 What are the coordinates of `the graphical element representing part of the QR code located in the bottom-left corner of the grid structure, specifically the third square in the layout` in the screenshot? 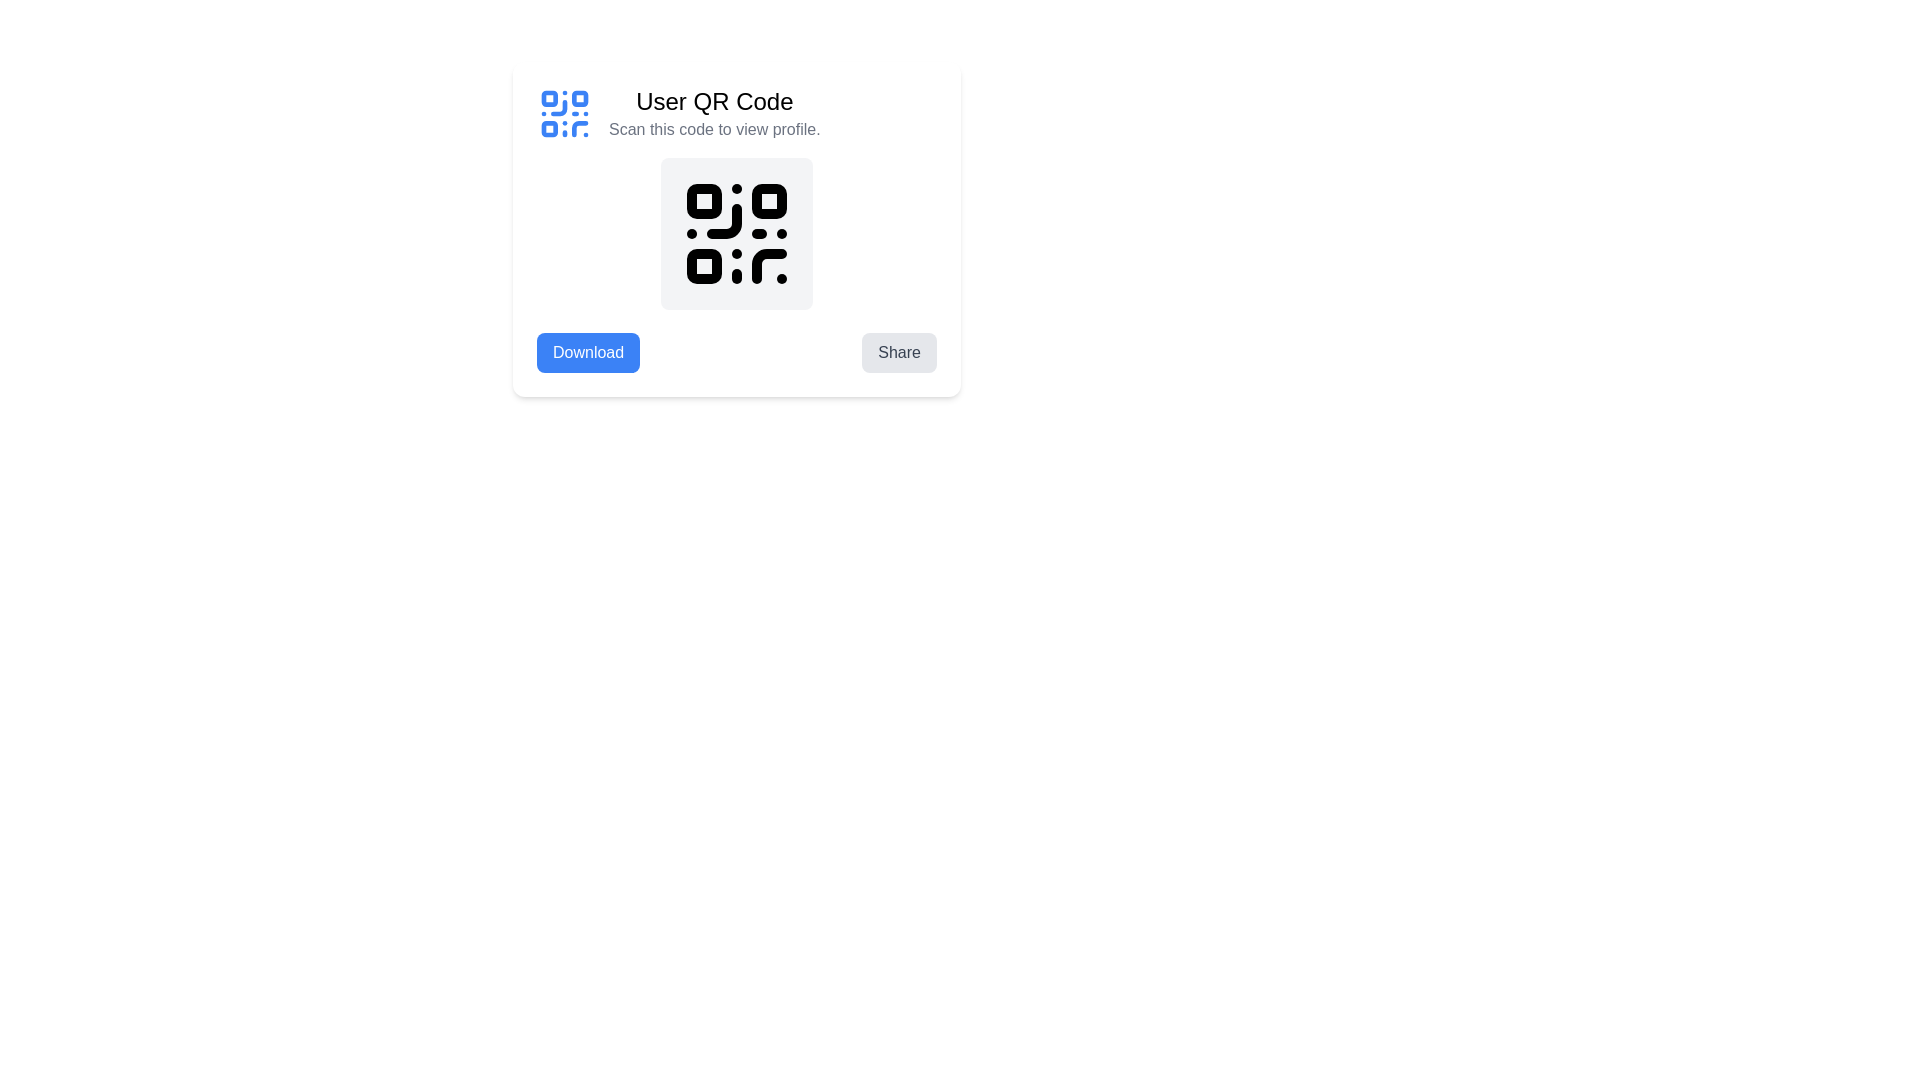 It's located at (549, 129).